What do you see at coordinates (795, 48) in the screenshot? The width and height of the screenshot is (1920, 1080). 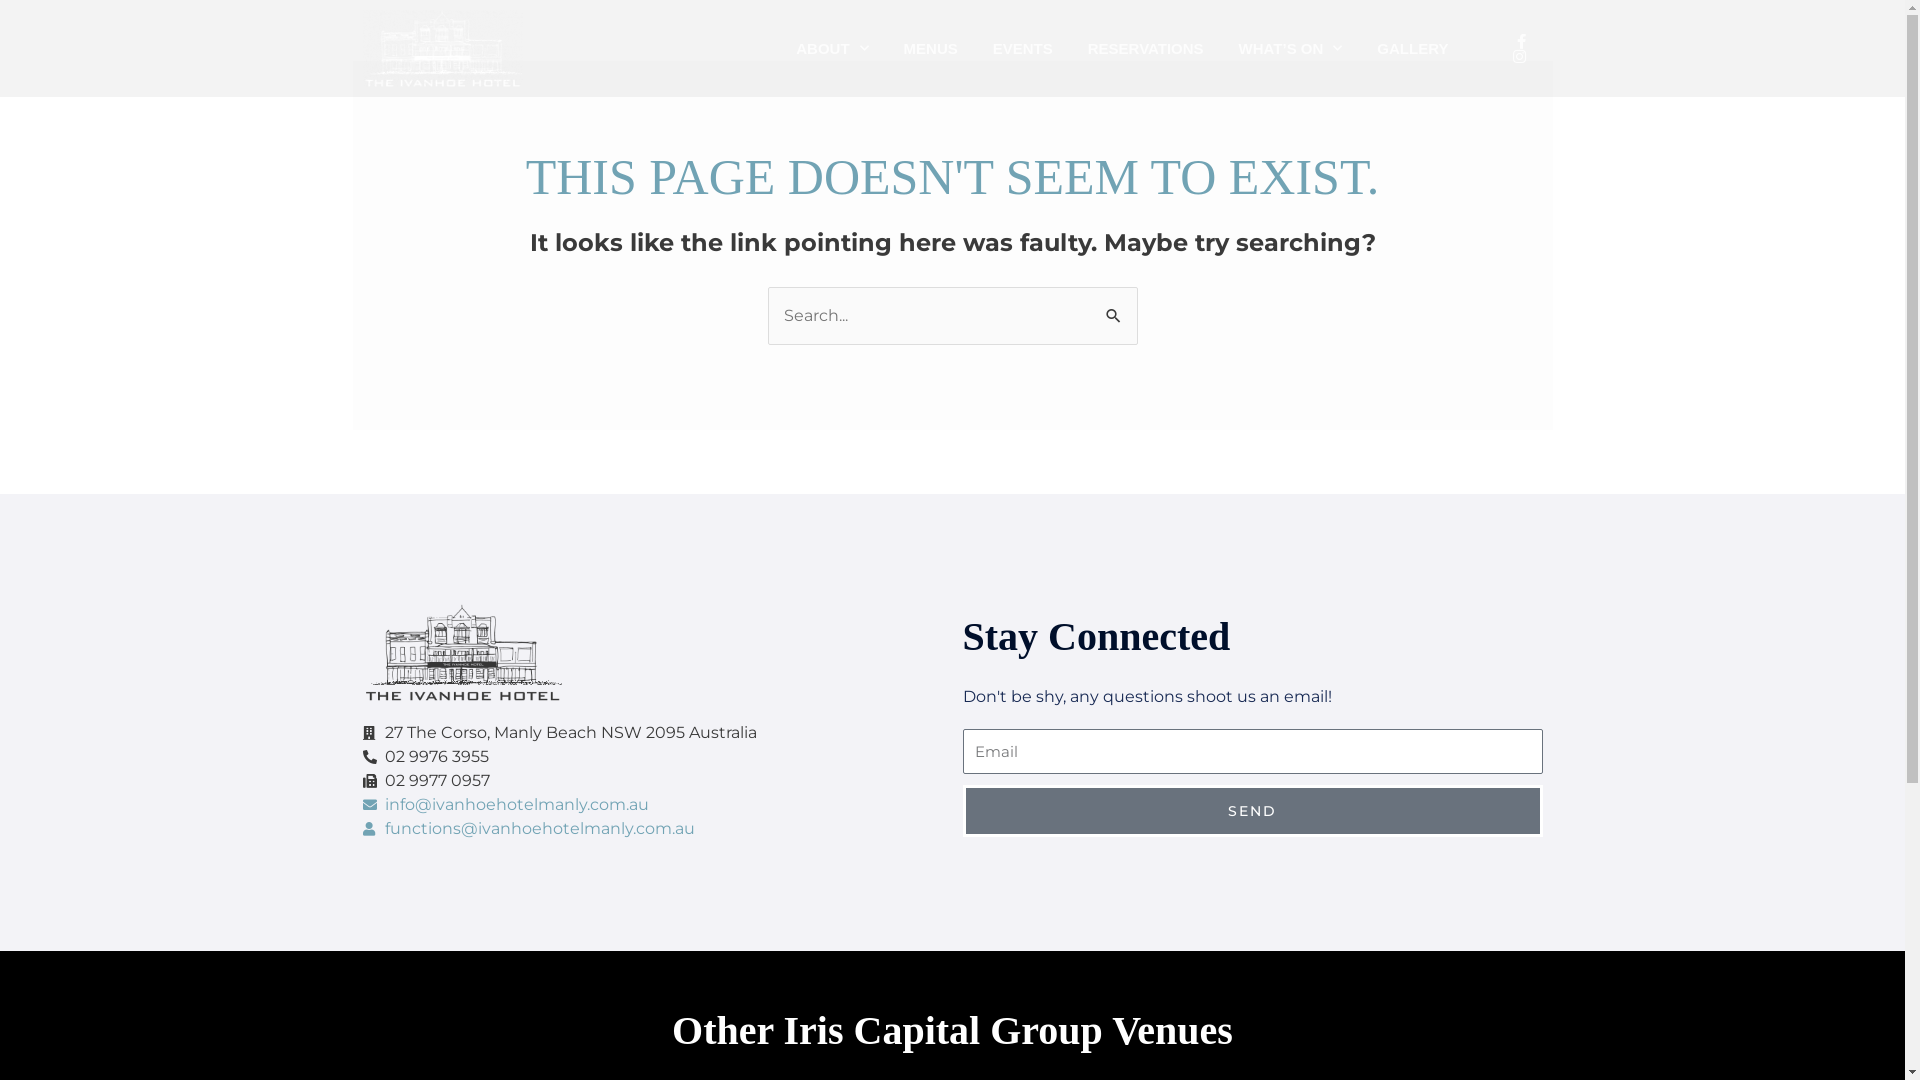 I see `'ABOUT'` at bounding box center [795, 48].